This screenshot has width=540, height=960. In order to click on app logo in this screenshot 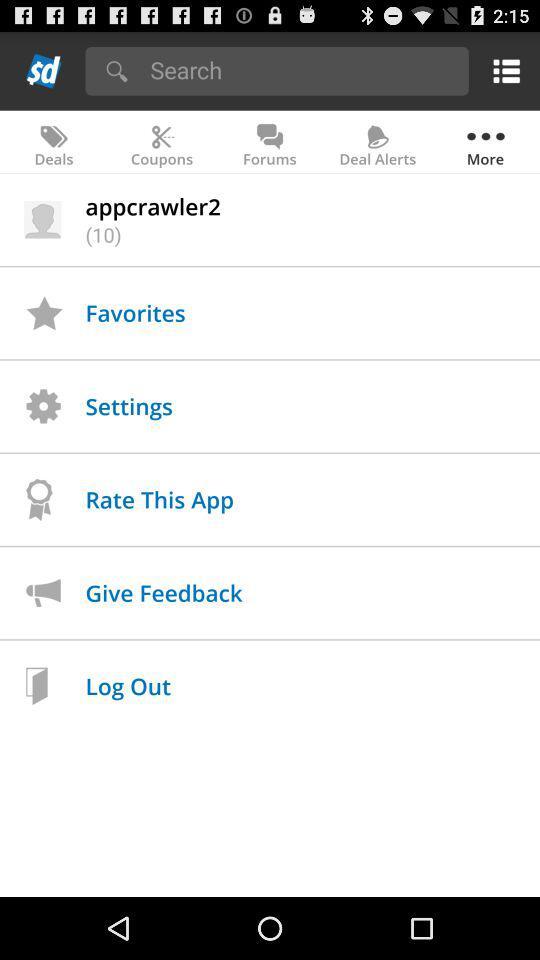, I will do `click(44, 70)`.